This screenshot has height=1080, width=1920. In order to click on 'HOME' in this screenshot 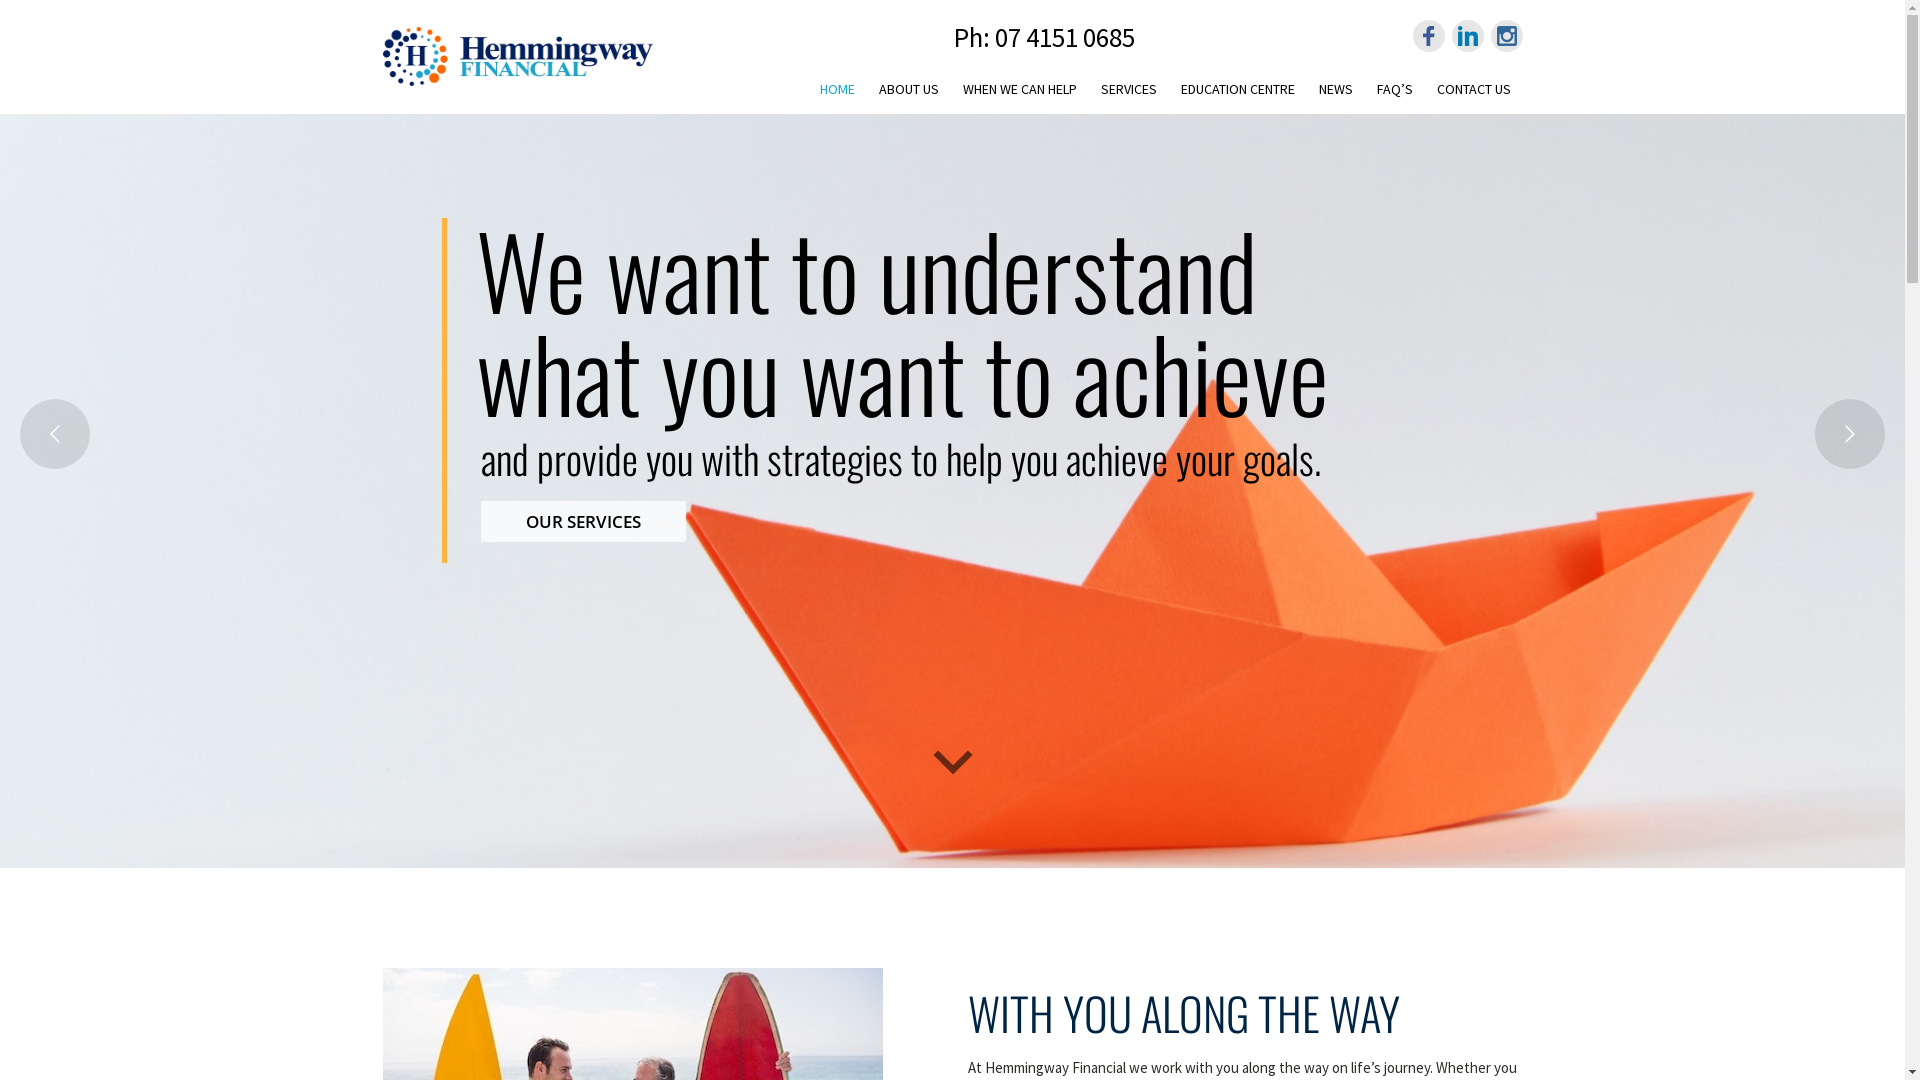, I will do `click(807, 87)`.